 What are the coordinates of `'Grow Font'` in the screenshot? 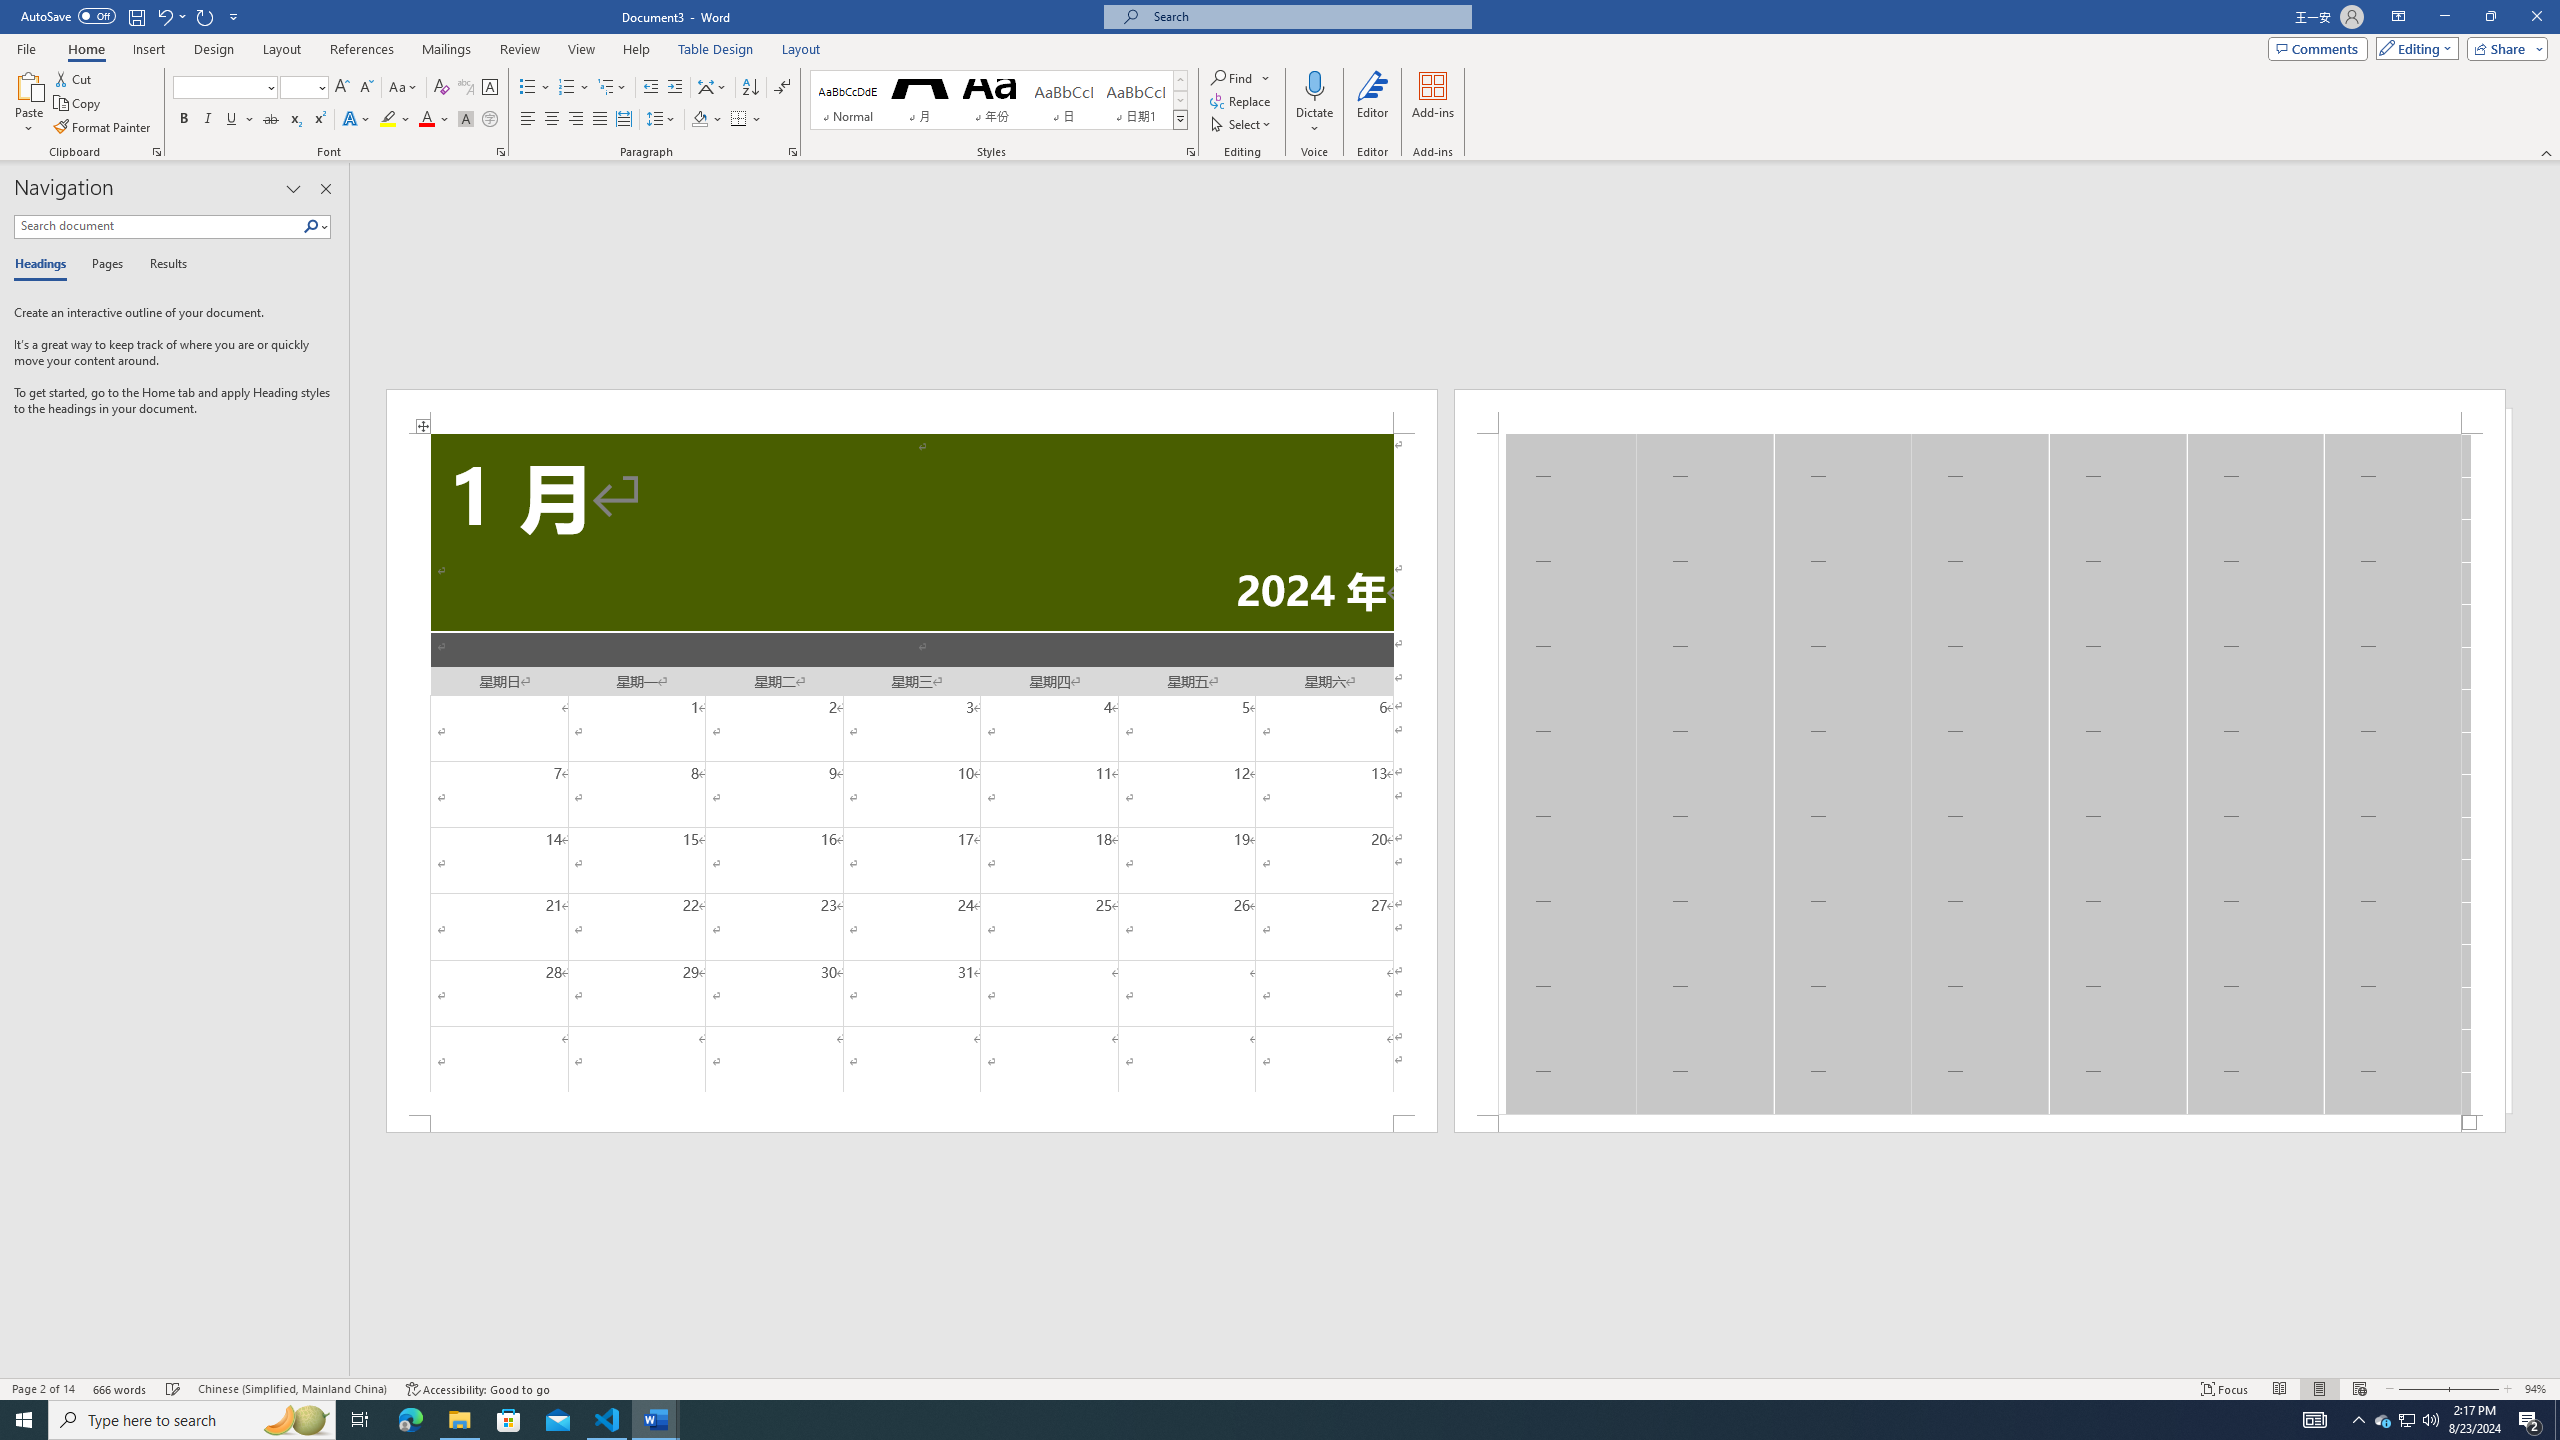 It's located at (341, 87).